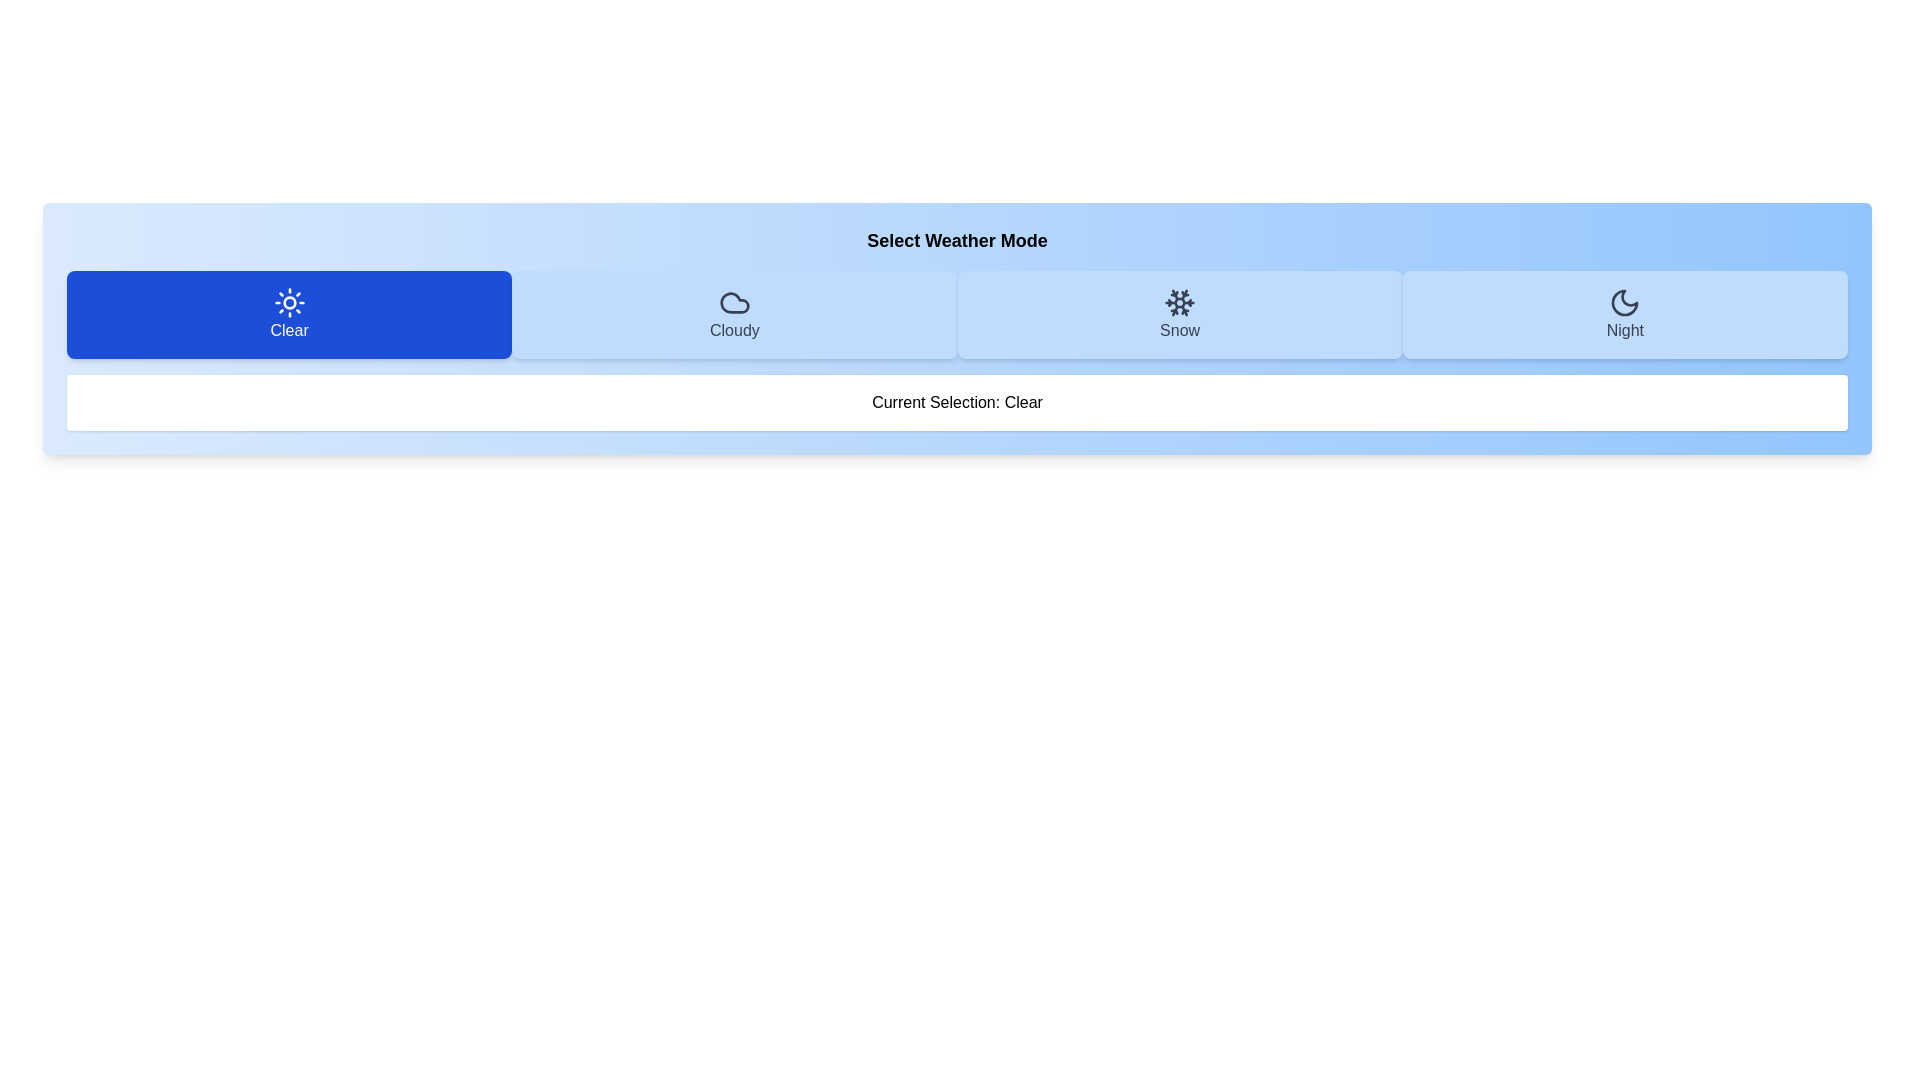 The width and height of the screenshot is (1920, 1080). What do you see at coordinates (288, 315) in the screenshot?
I see `the button corresponding to the weather mode Clear` at bounding box center [288, 315].